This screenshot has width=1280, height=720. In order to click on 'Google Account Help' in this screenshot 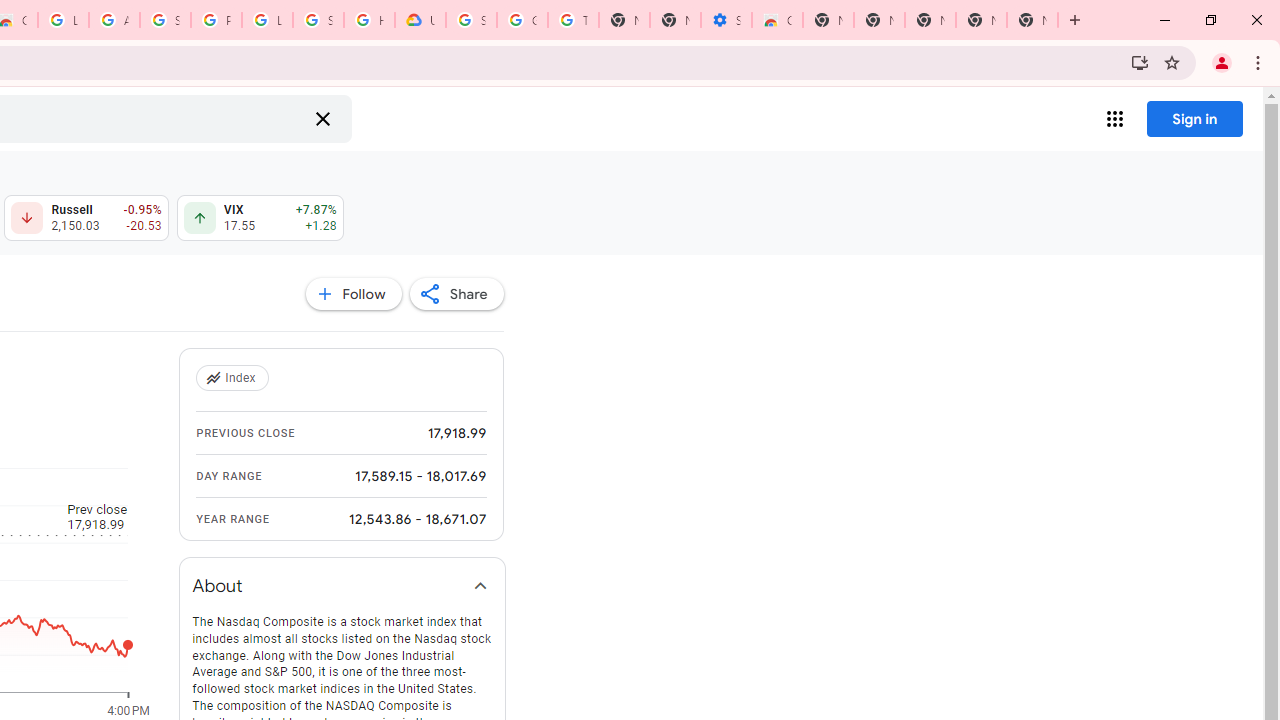, I will do `click(522, 20)`.